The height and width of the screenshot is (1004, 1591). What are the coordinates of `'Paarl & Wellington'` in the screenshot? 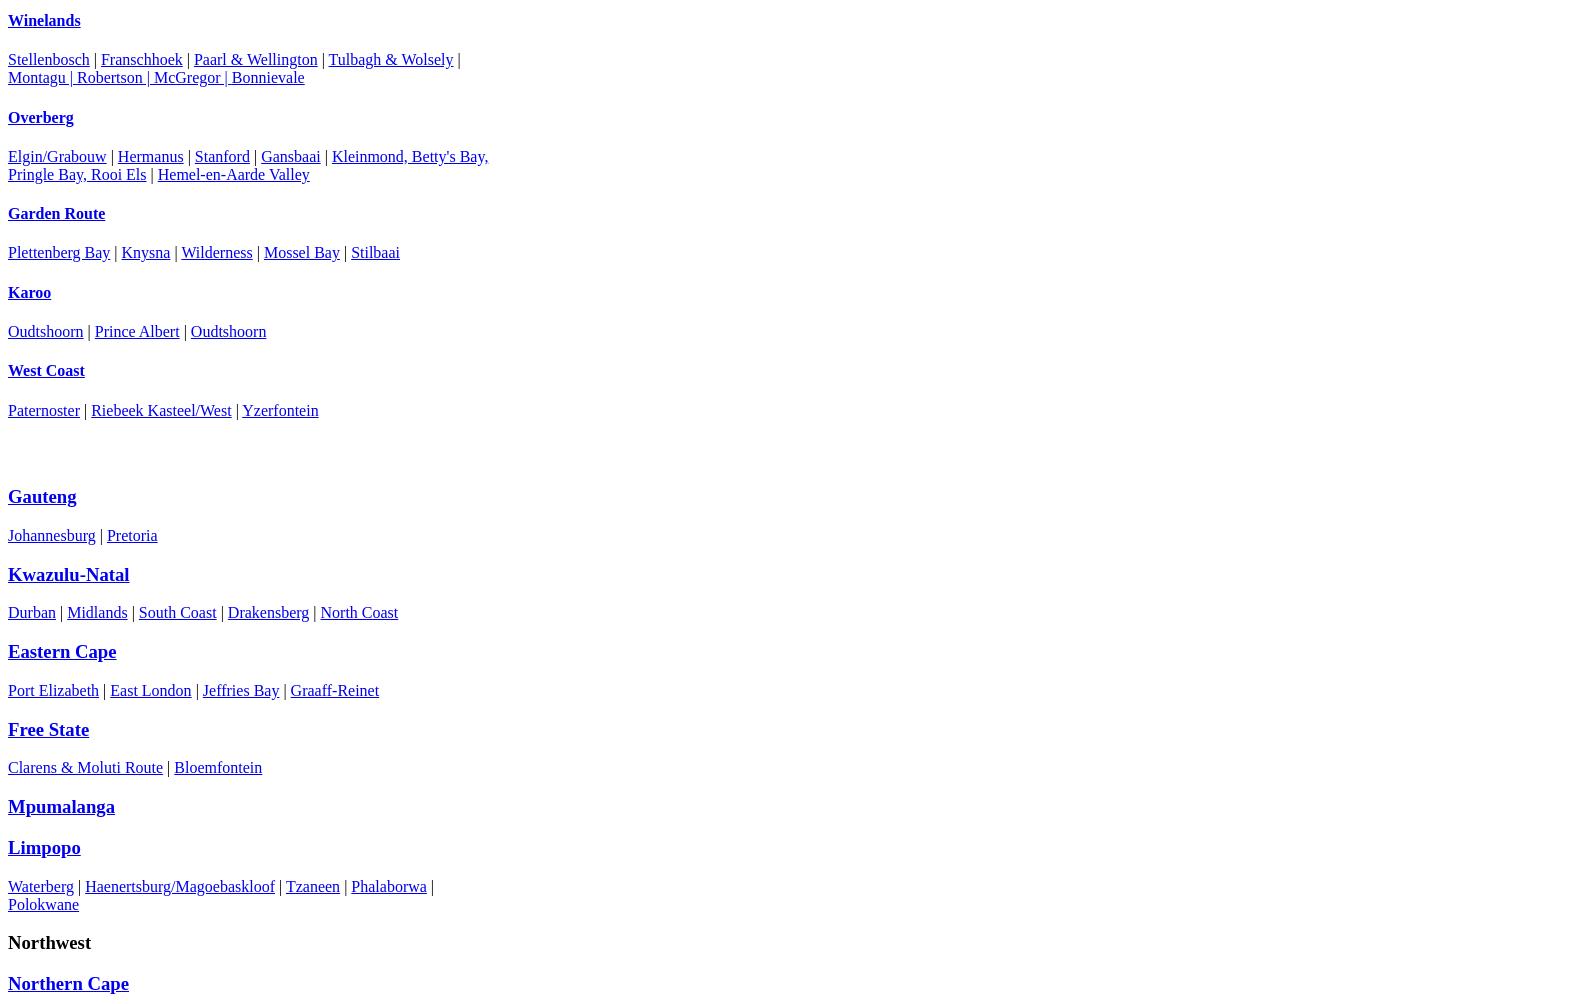 It's located at (191, 59).